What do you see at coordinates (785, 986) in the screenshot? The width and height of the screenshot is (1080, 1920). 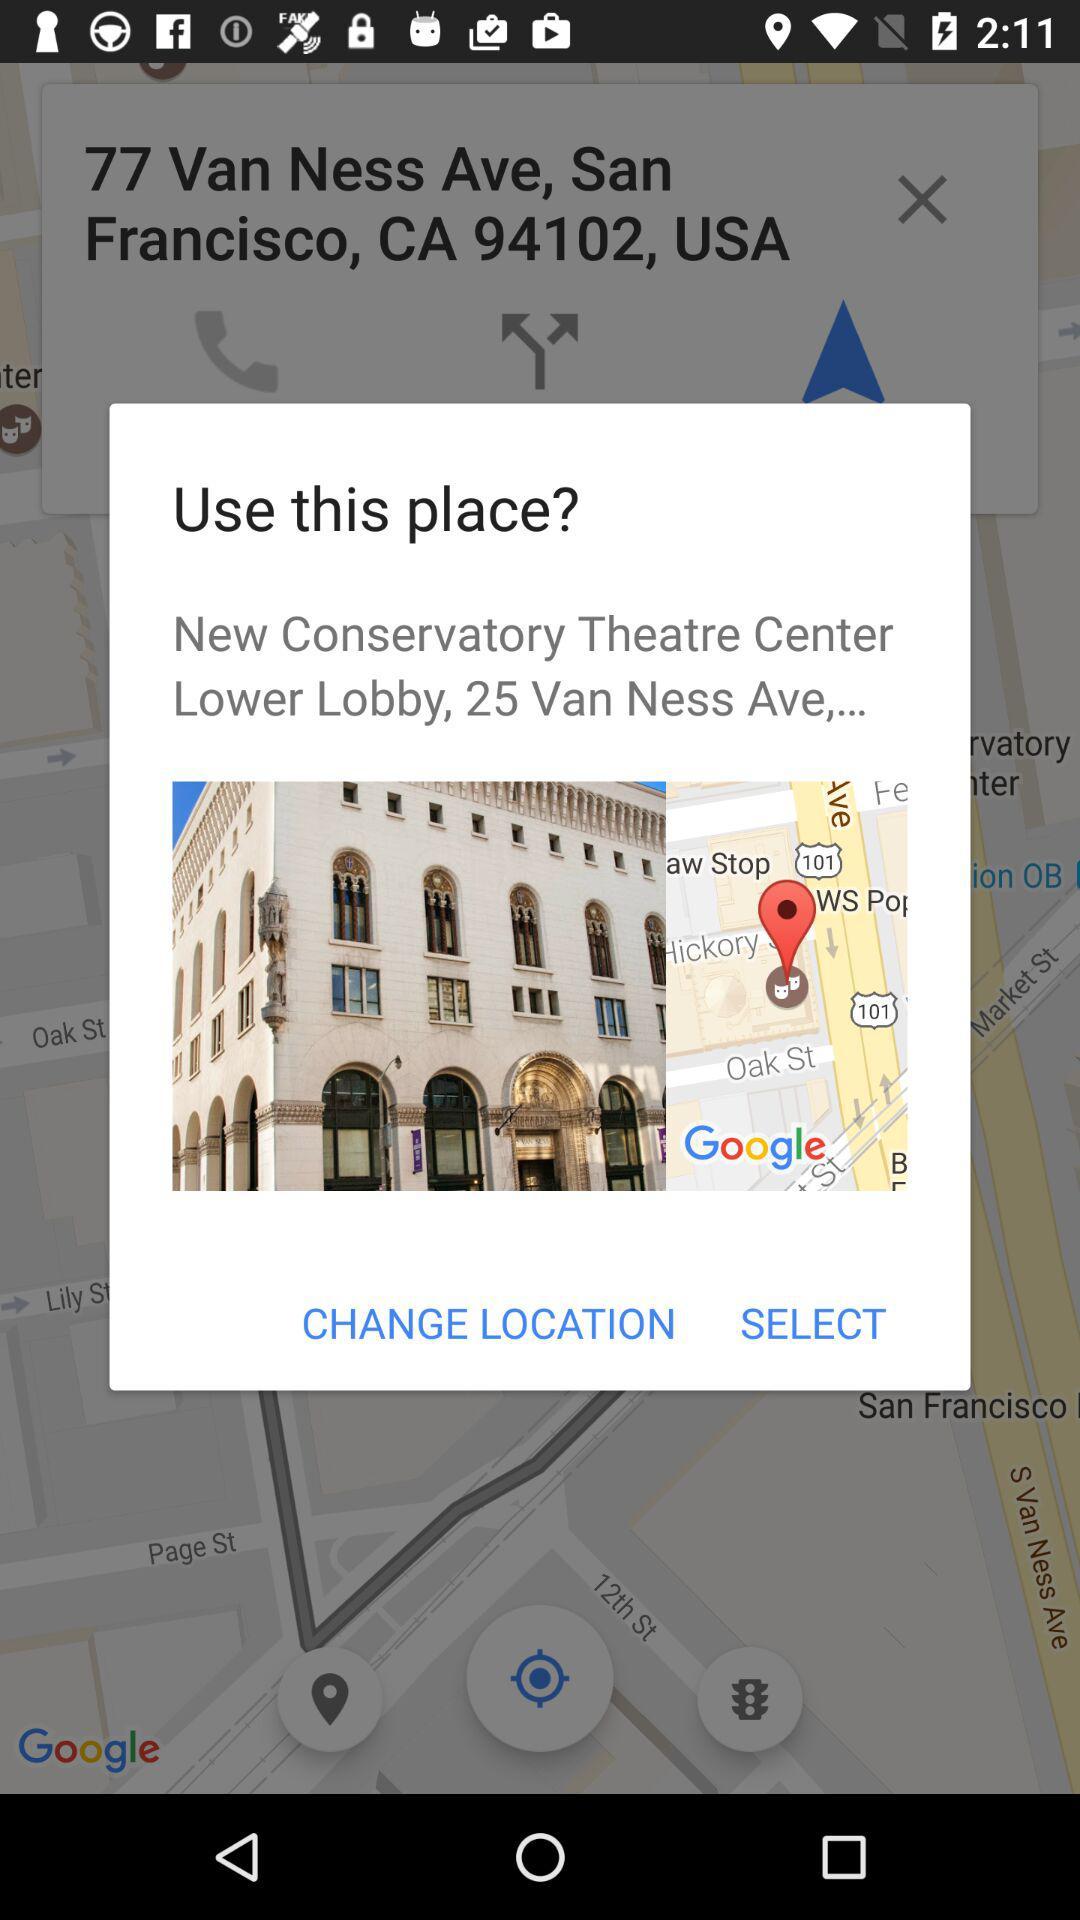 I see `icon below the lower lobby 25 item` at bounding box center [785, 986].